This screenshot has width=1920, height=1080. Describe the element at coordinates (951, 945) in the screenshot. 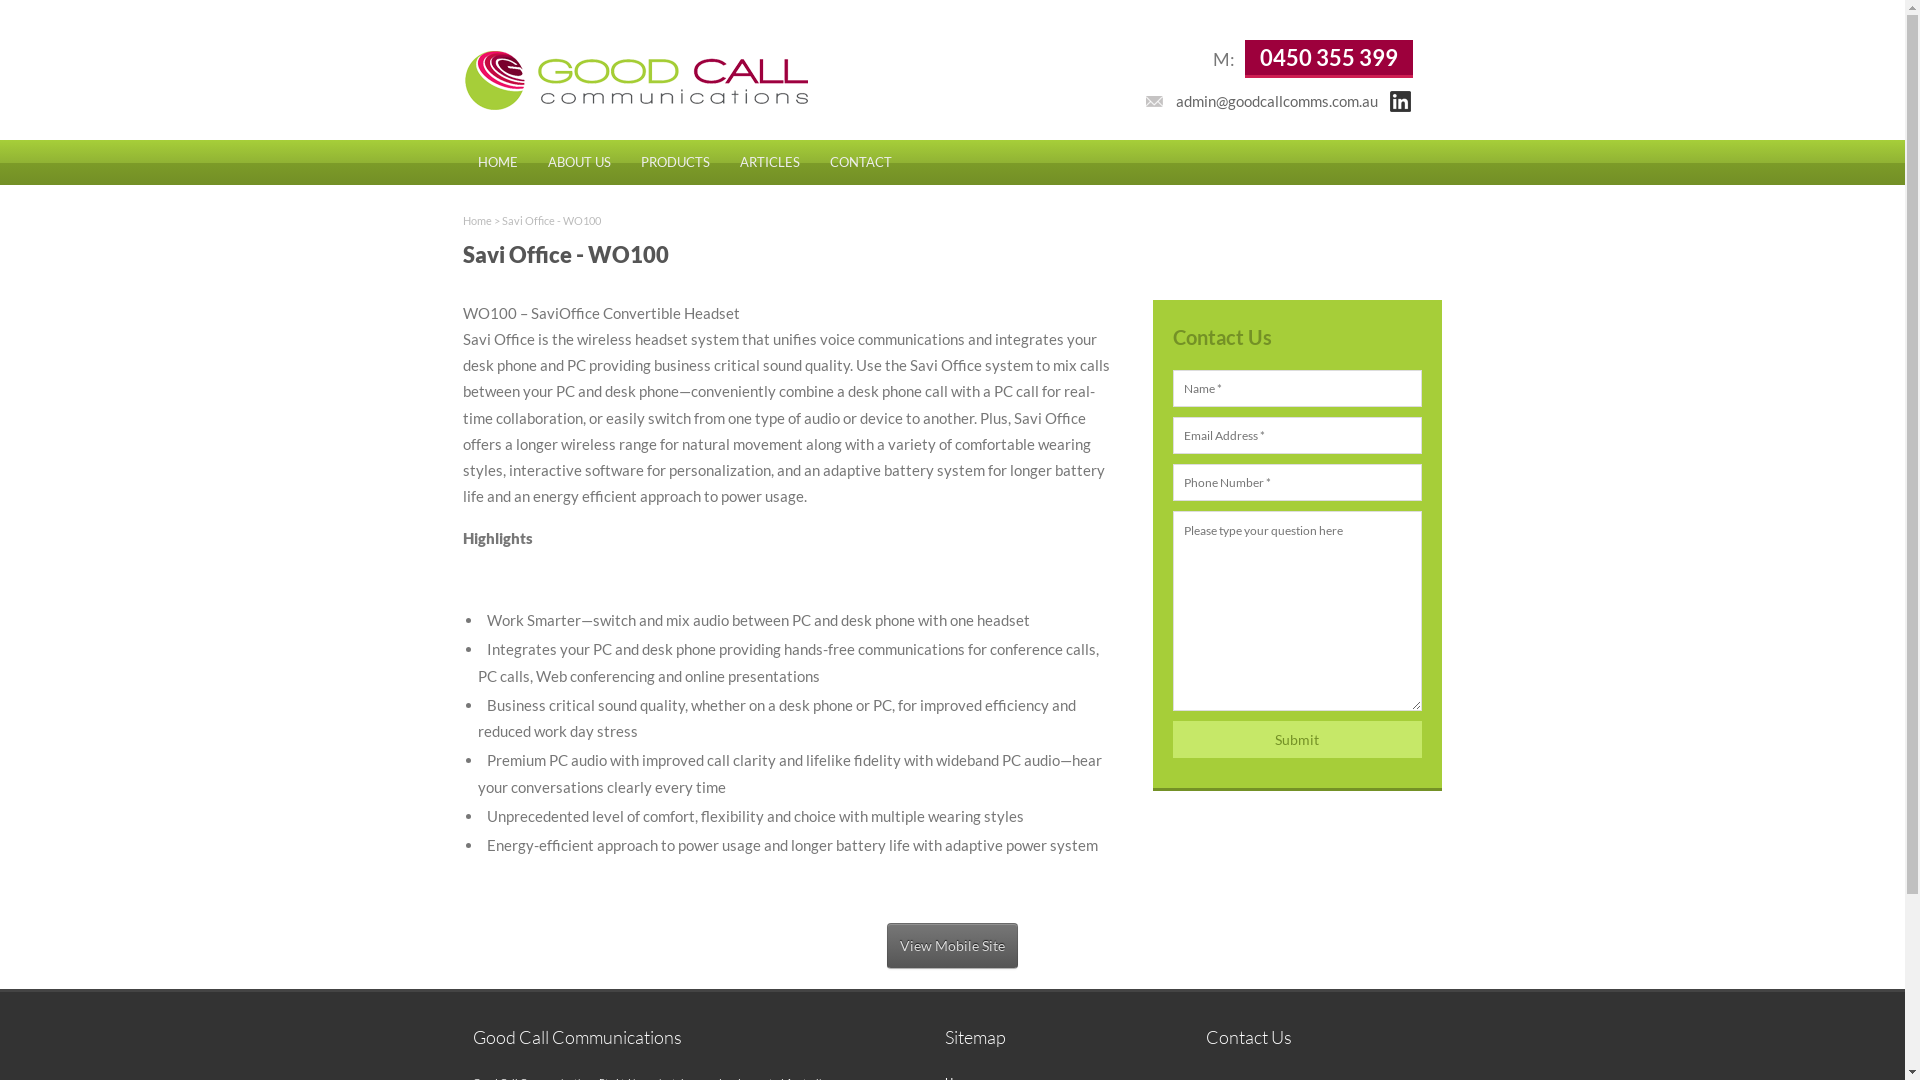

I see `'View Mobile Site'` at that location.